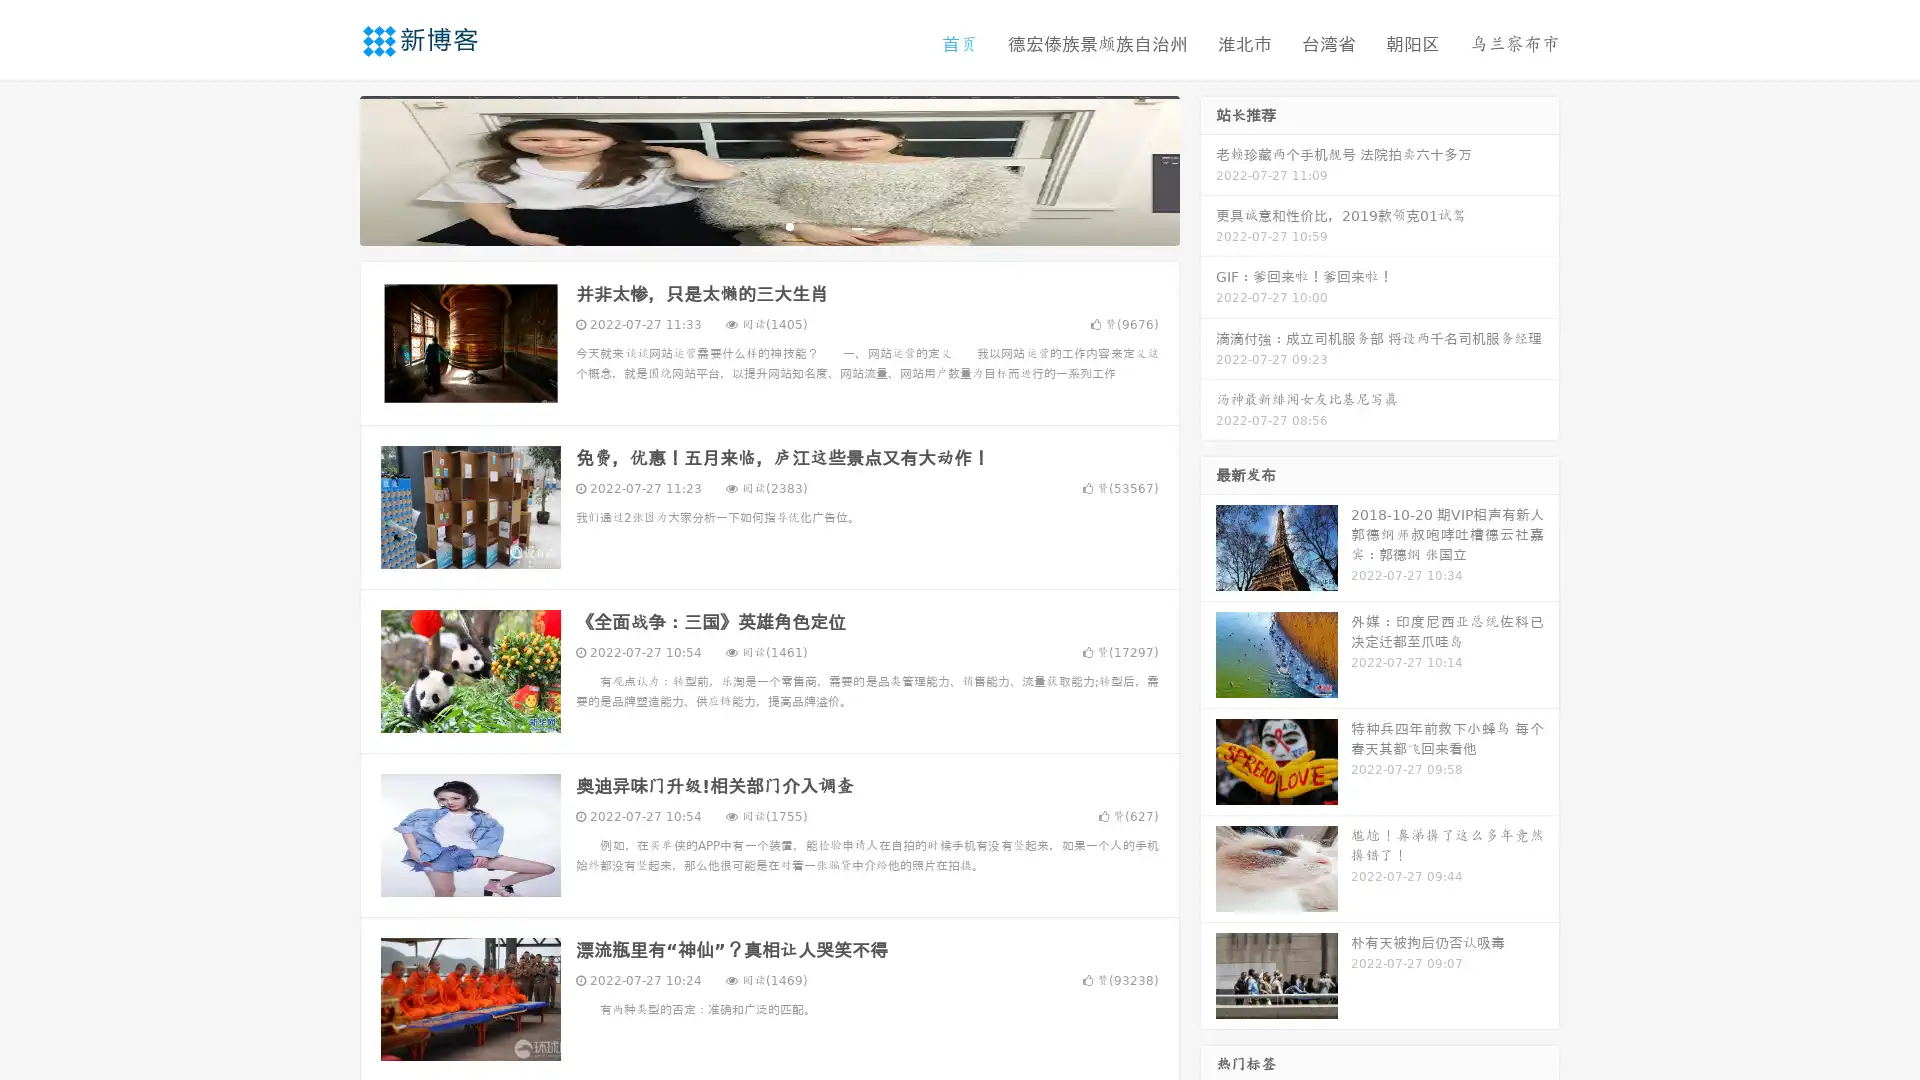 Image resolution: width=1920 pixels, height=1080 pixels. Describe the element at coordinates (768, 225) in the screenshot. I see `Go to slide 2` at that location.